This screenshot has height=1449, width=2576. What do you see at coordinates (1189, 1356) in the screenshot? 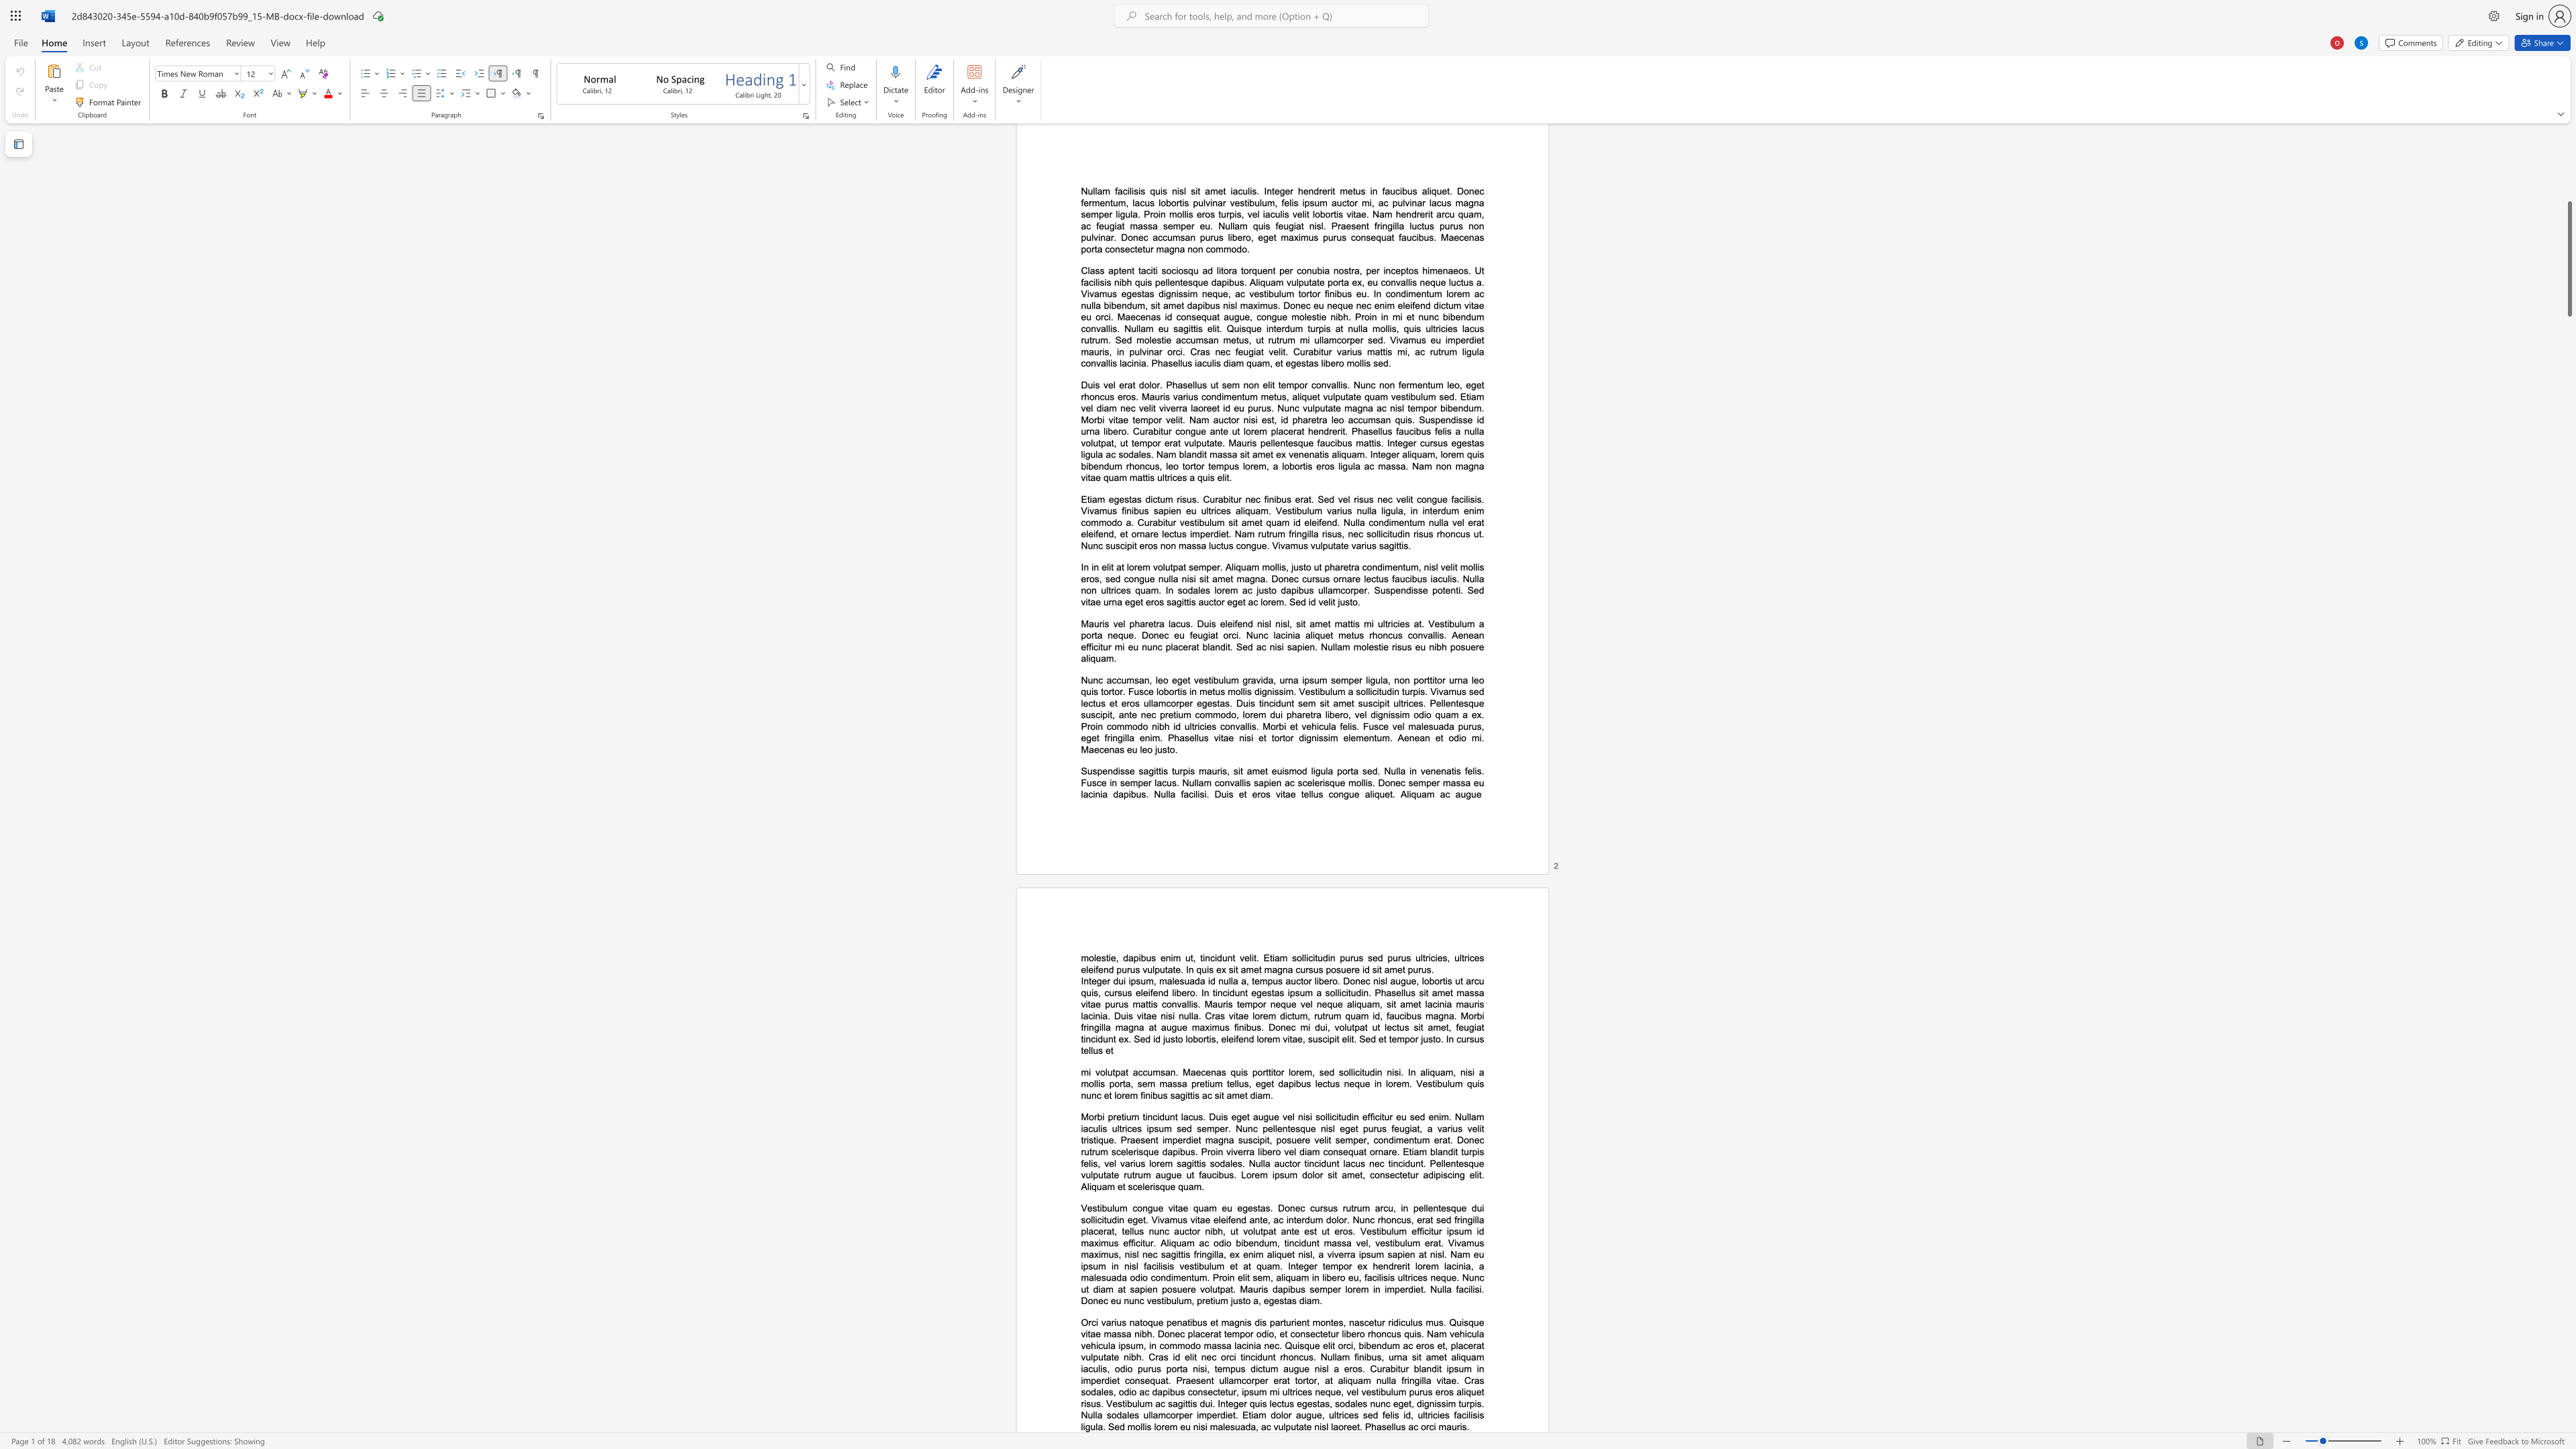
I see `the subset text "lit nec orci tincidu" within the text "Orci varius natoque penatibus et magnis dis parturient montes, nascetur ridiculus mus. Quisque vitae massa nibh. Donec placerat tempor odio, et consectetur libero rhoncus quis. Nam vehicula vehicula ipsum, in commodo massa lacinia nec. Quisque elit orci, bibendum ac eros et, placerat vulputate nibh. Cras id elit nec orci tincidunt rhoncus. Nullam finibus, urna sit amet aliquam iaculis, odio purus porta nisi, tempus dictum augue nisl a eros. Curabitur blandit ipsum in imperdiet consequat. Praesent ullamcorper erat tortor, at aliquam nulla fringilla vitae. Cras sodales, odio ac dapibus consectetur, ipsum mi ultrices neque, vel vestibulum purus eros aliquet risus. Vestibulum ac sagittis dui. Integer quis lectus egestas, sodales nunc eget, dignissim turpis. Nulla sodales ullamcorper imperdiet. Etiam dolor augue, ultrices sed felis id, ultricies facilisis ligula. Sed mollis lorem eu nisi malesuada, ac vulputate nisl laoreet. Phasellus ac orci mauris."` at bounding box center [1189, 1356].